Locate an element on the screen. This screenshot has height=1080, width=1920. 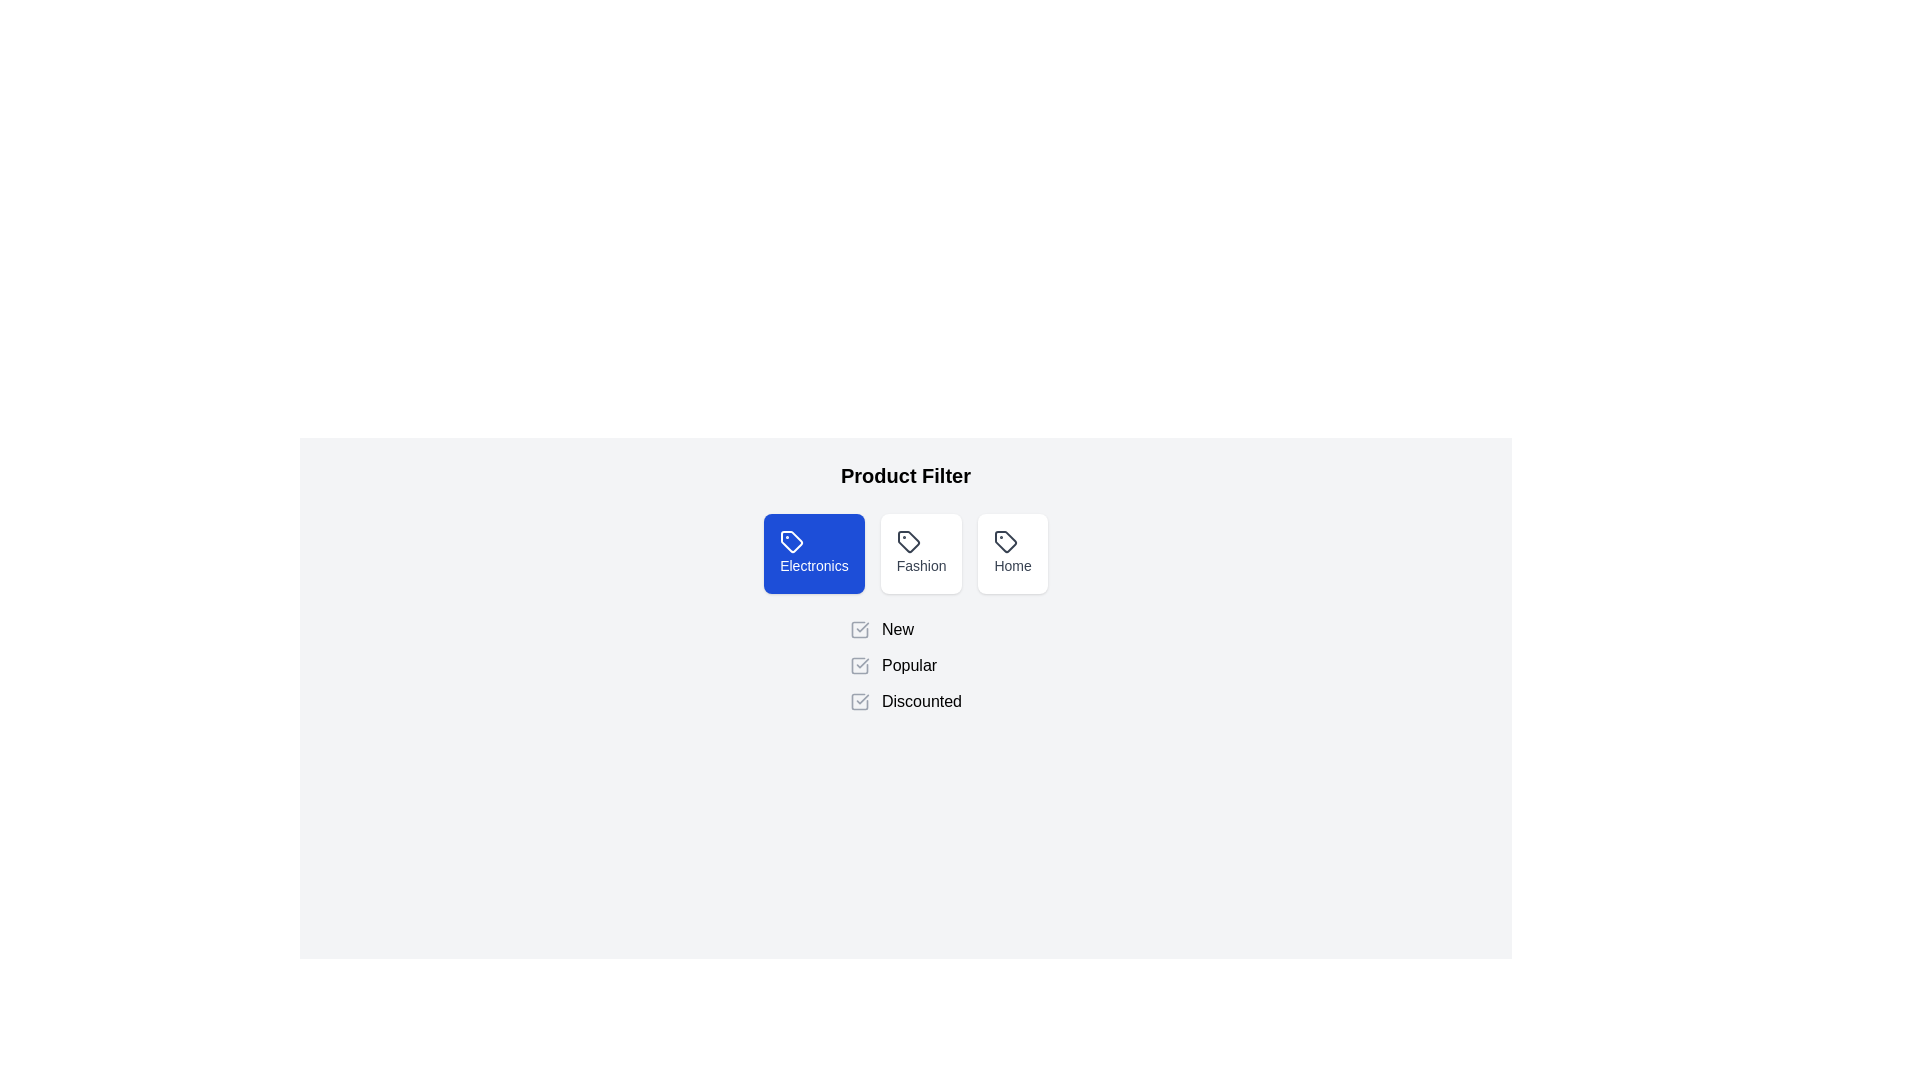
the 'Discounted' filter checkbox to toggle its state is located at coordinates (859, 701).